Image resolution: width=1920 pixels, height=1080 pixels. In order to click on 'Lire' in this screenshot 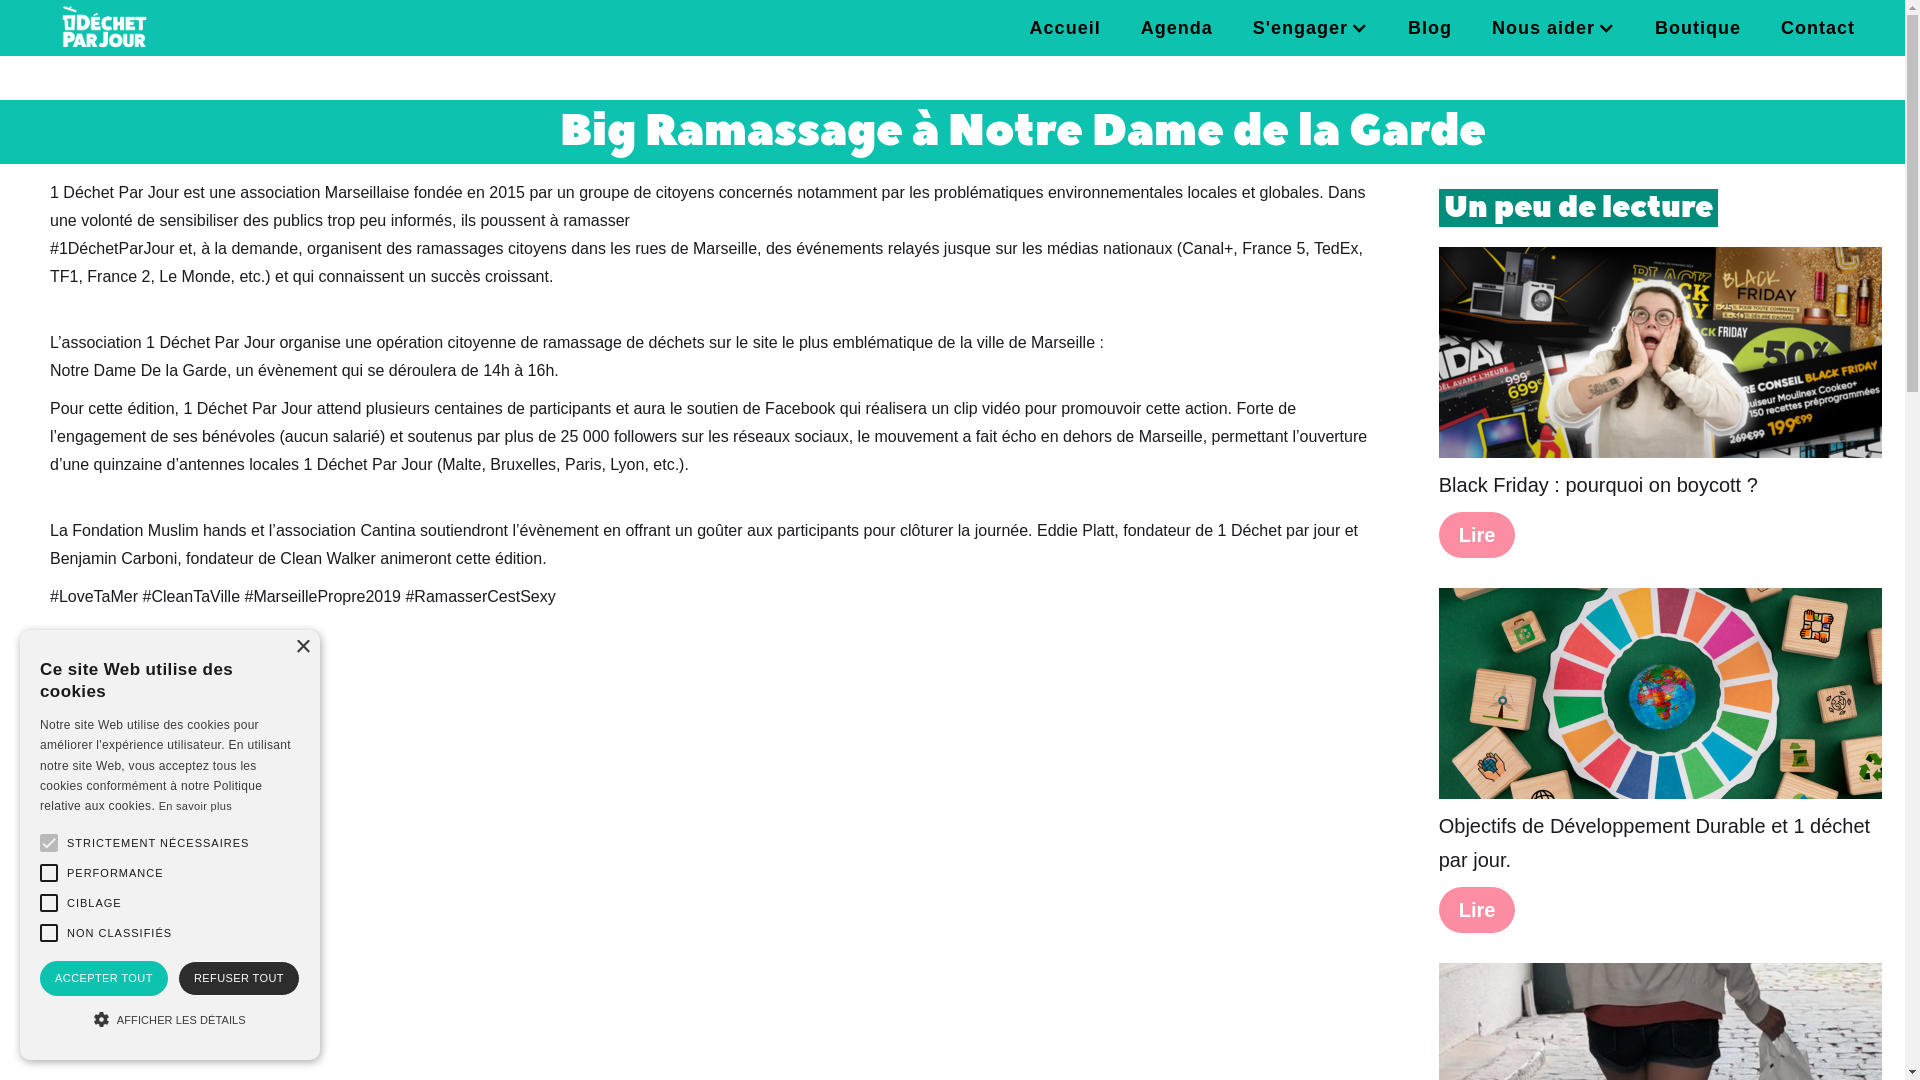, I will do `click(1438, 534)`.